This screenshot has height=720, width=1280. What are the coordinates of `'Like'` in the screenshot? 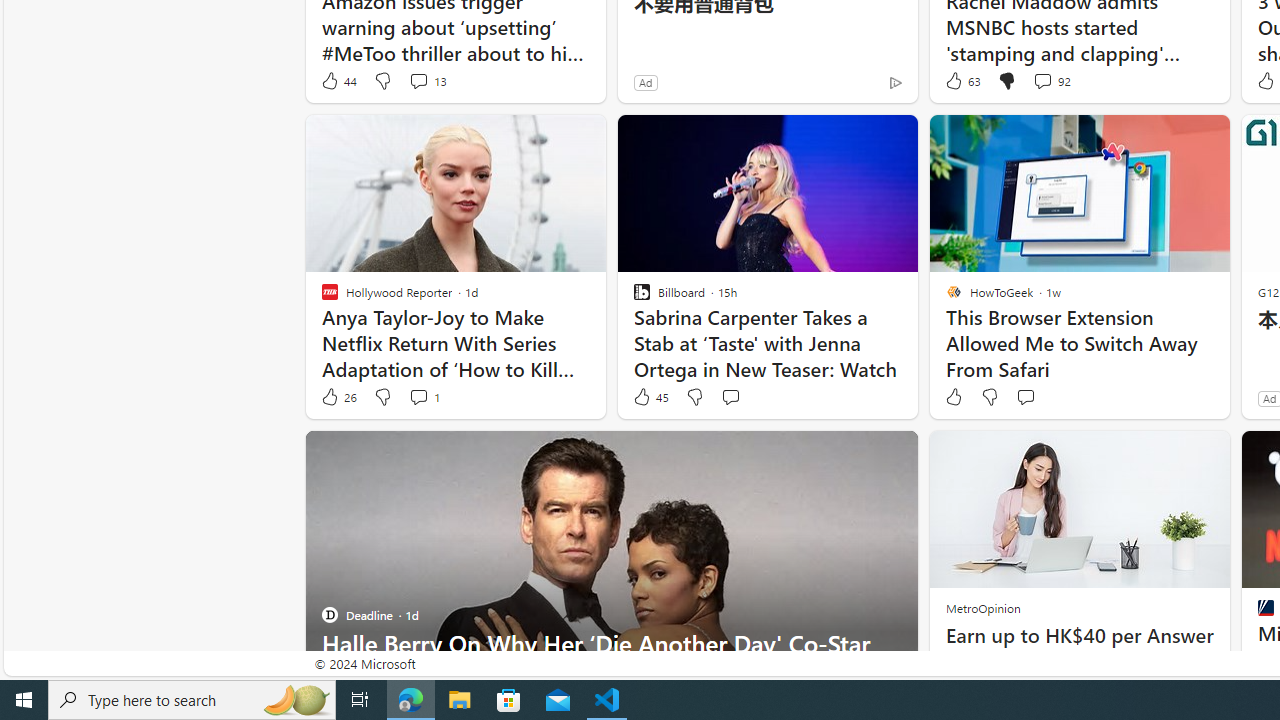 It's located at (951, 397).